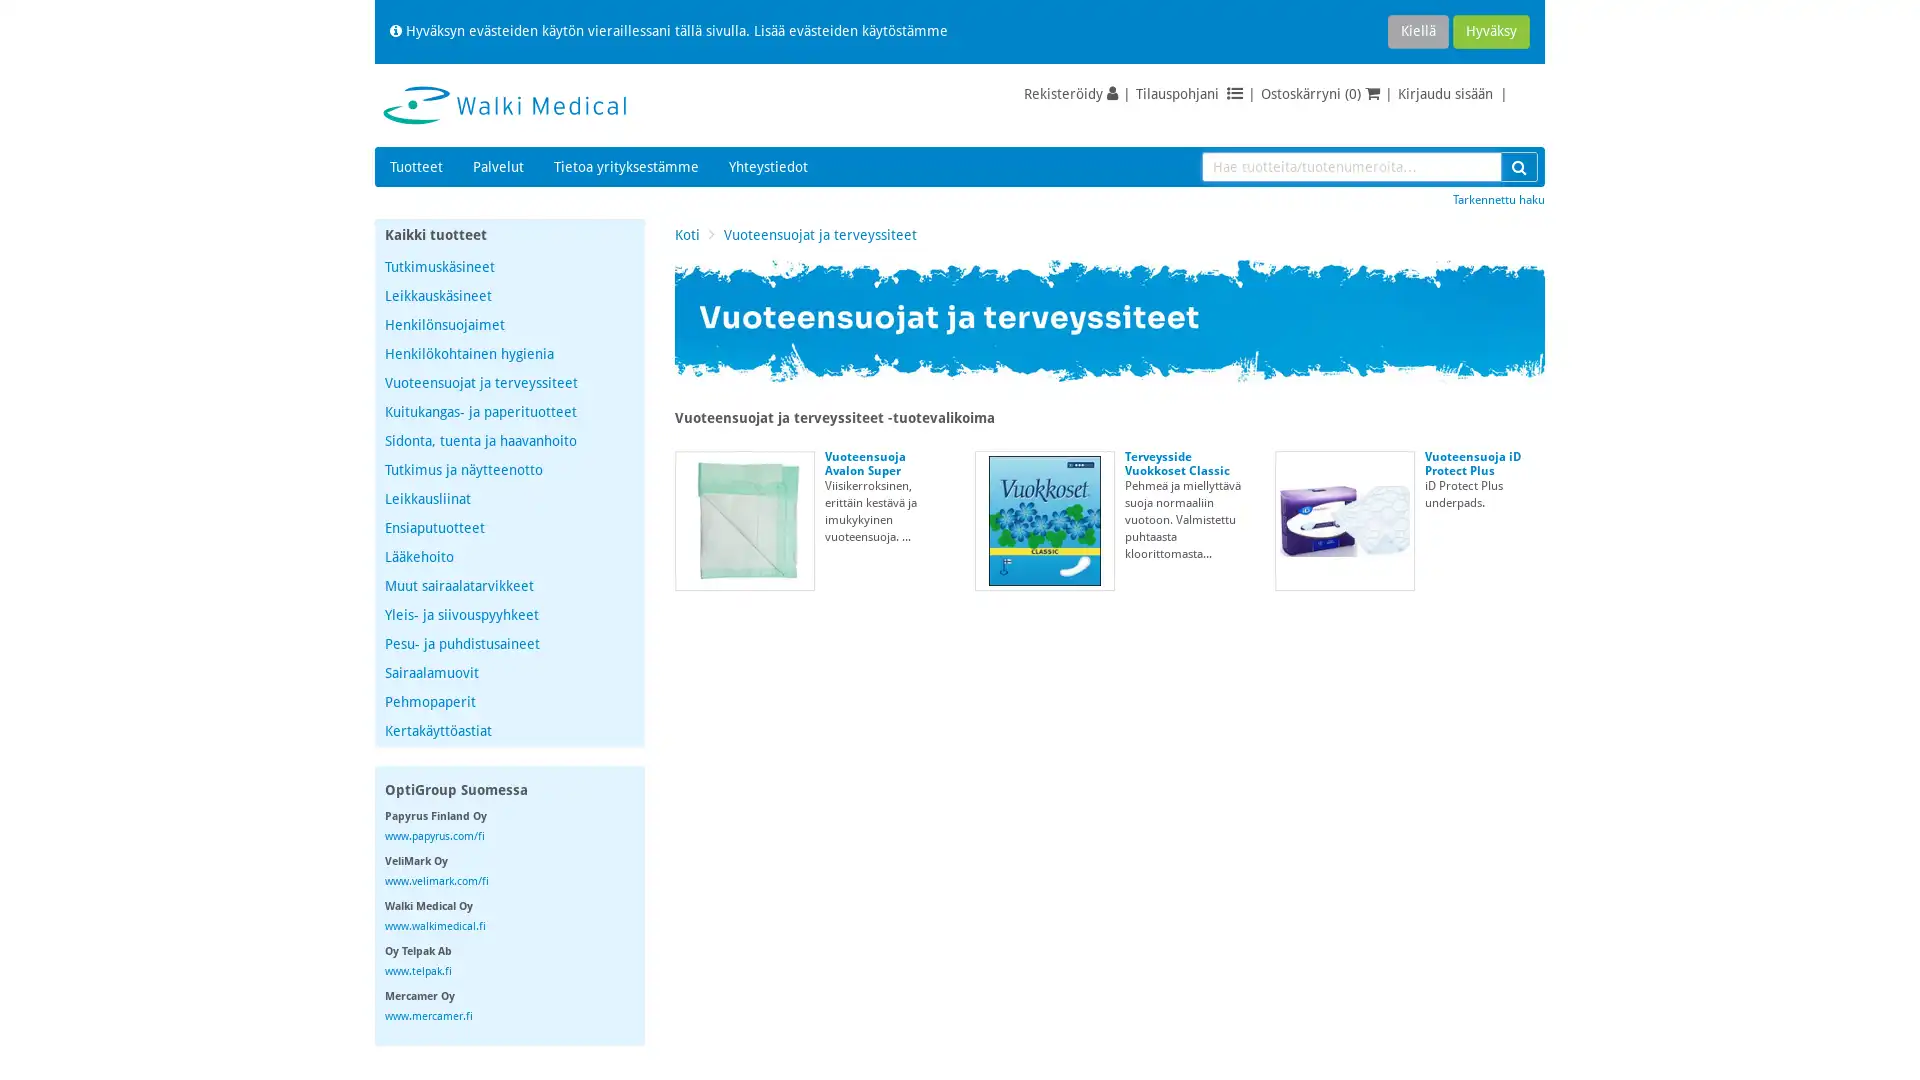  What do you see at coordinates (1491, 31) in the screenshot?
I see `Hyvaksy` at bounding box center [1491, 31].